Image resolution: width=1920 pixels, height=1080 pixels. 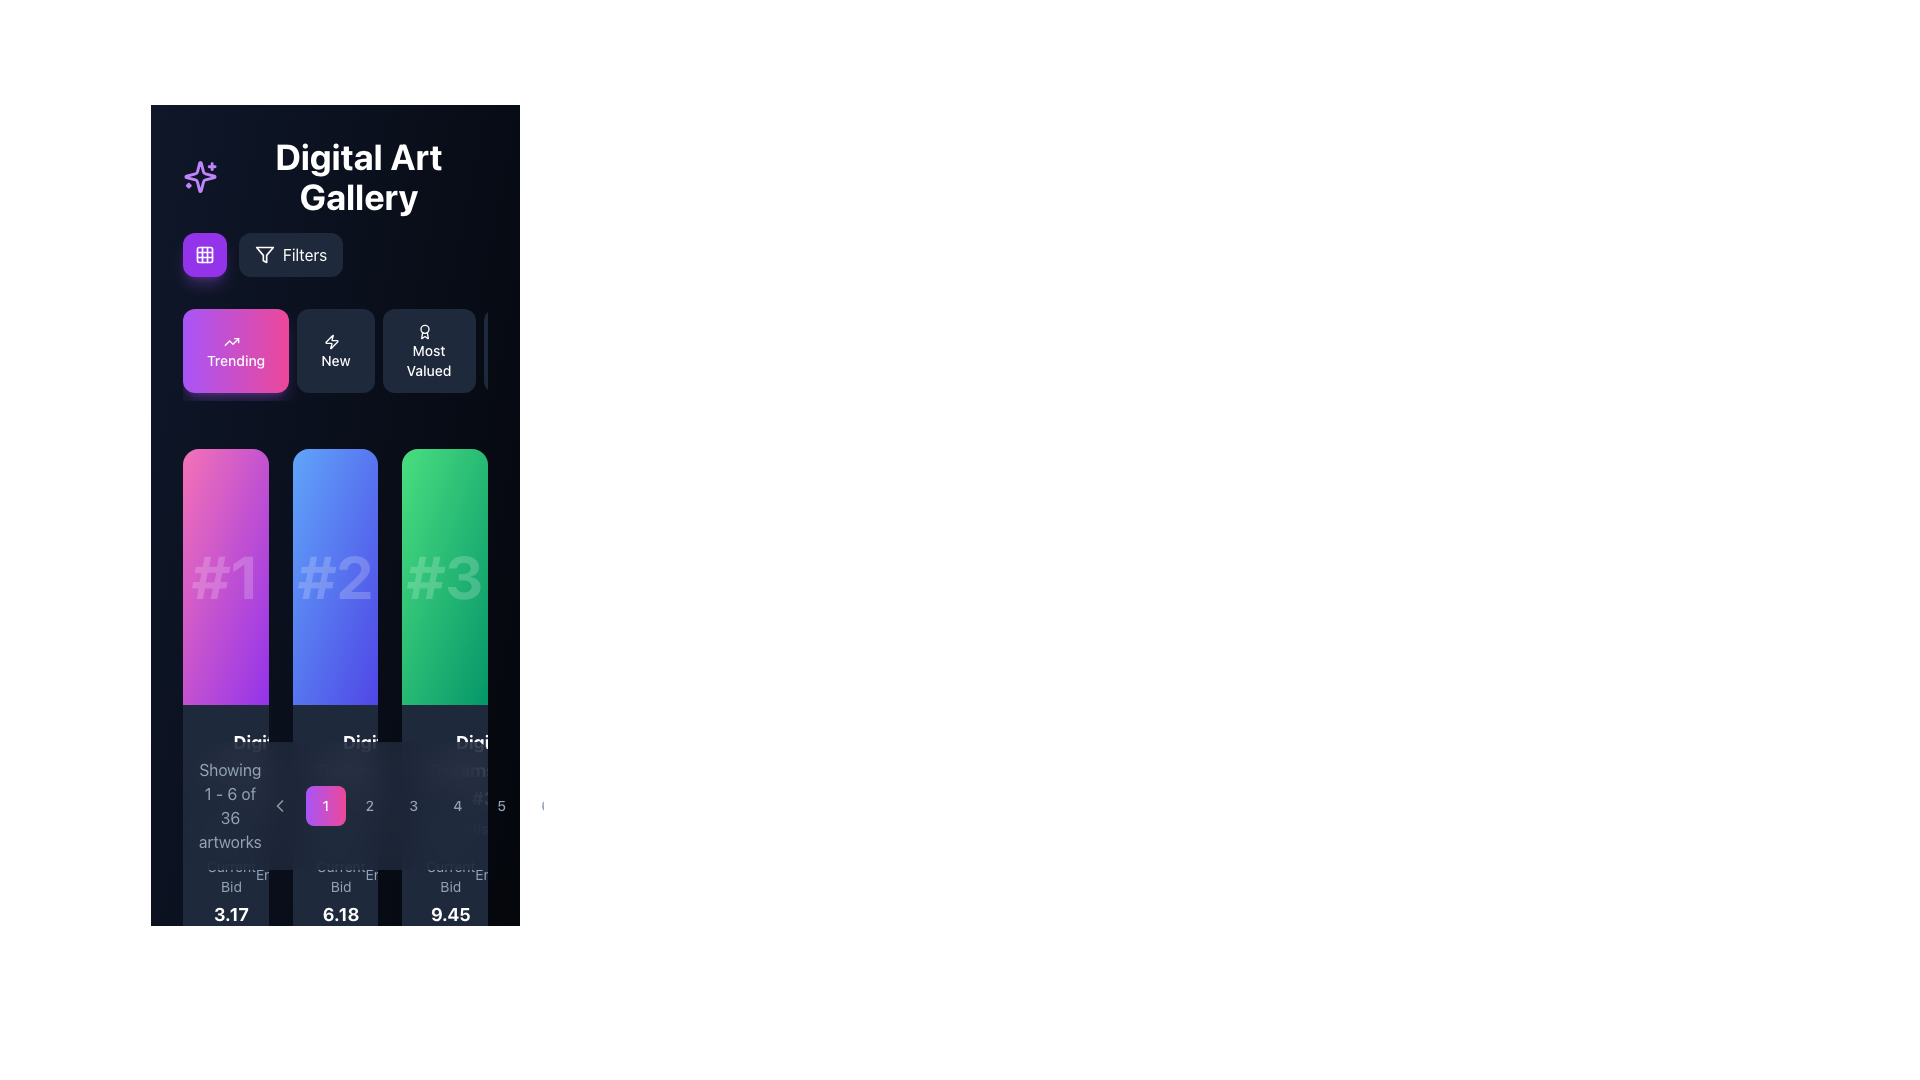 I want to click on the 'New' button SVG icon that visually indicates novelty, located centrally within the button labeled 'New' in the Digital Art Gallery interface, so click(x=331, y=341).